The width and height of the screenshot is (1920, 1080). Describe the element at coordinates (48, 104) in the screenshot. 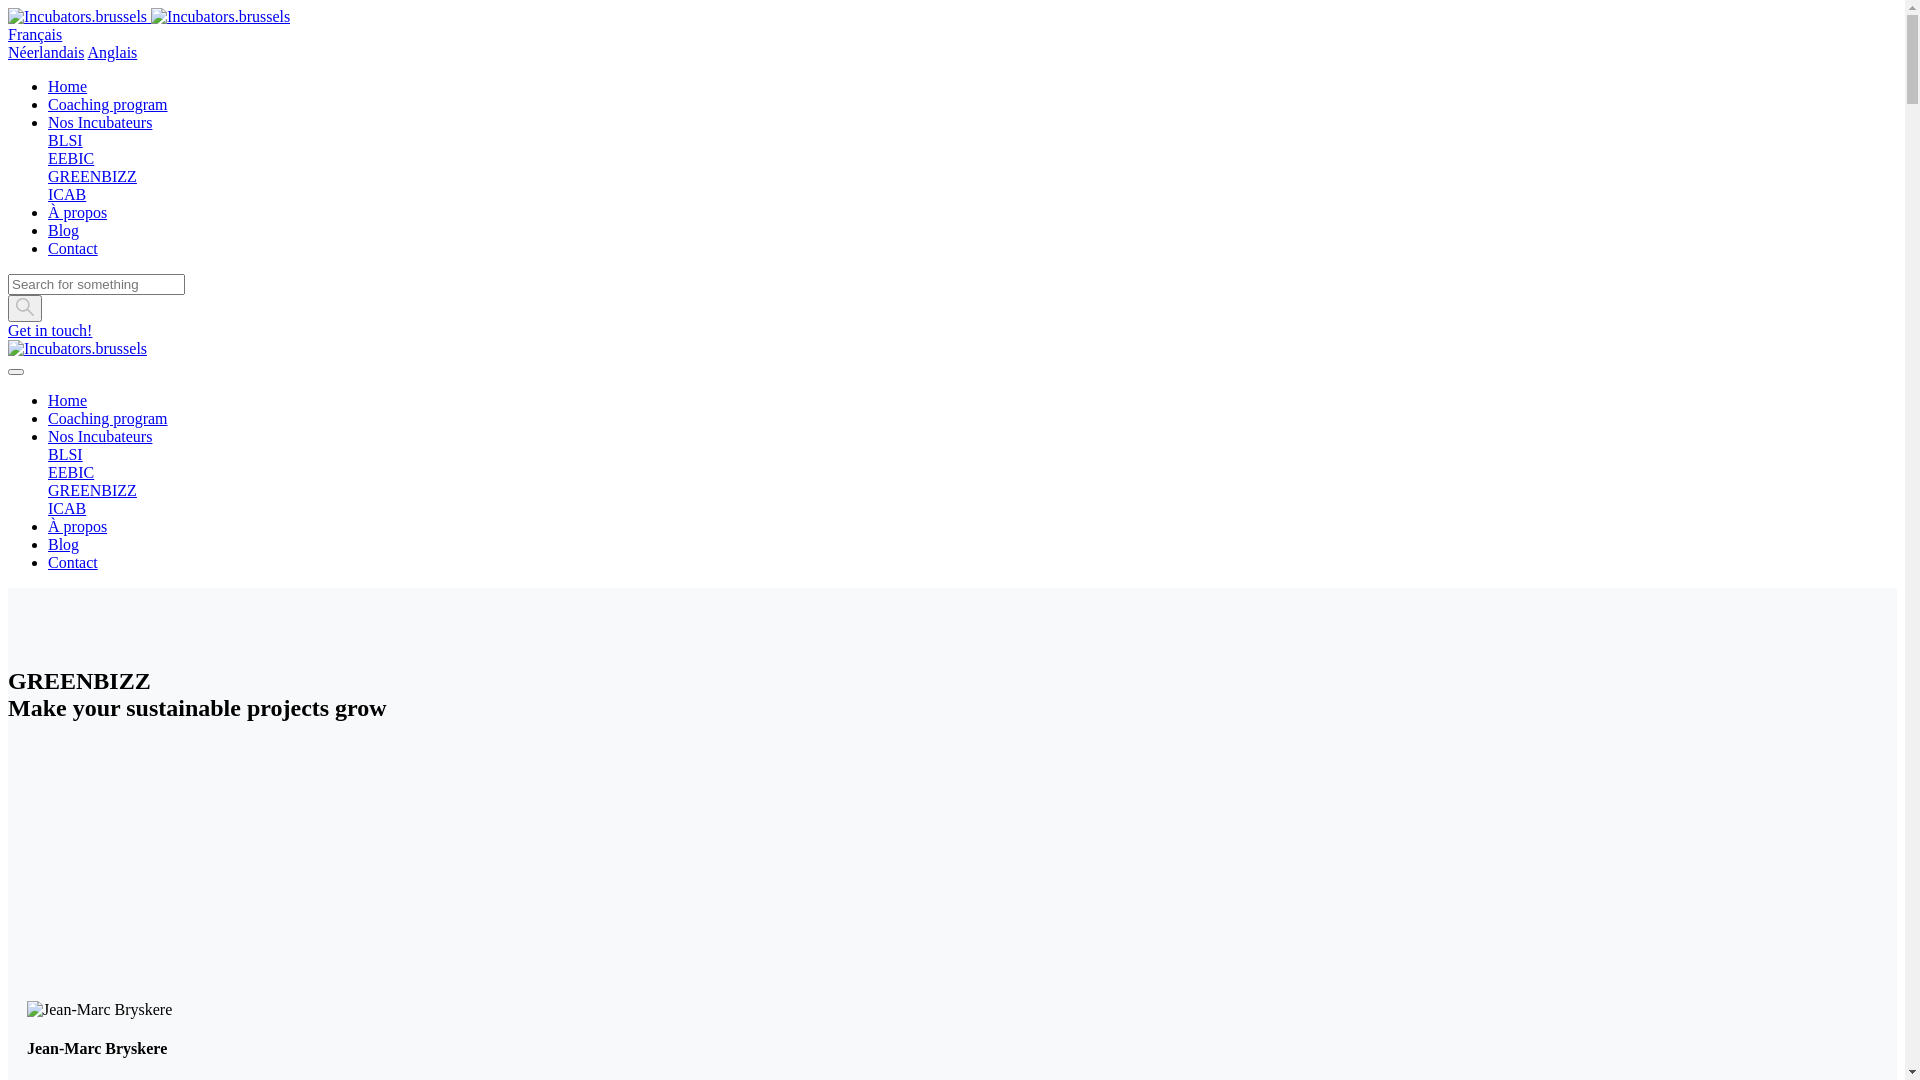

I see `'Coaching program'` at that location.